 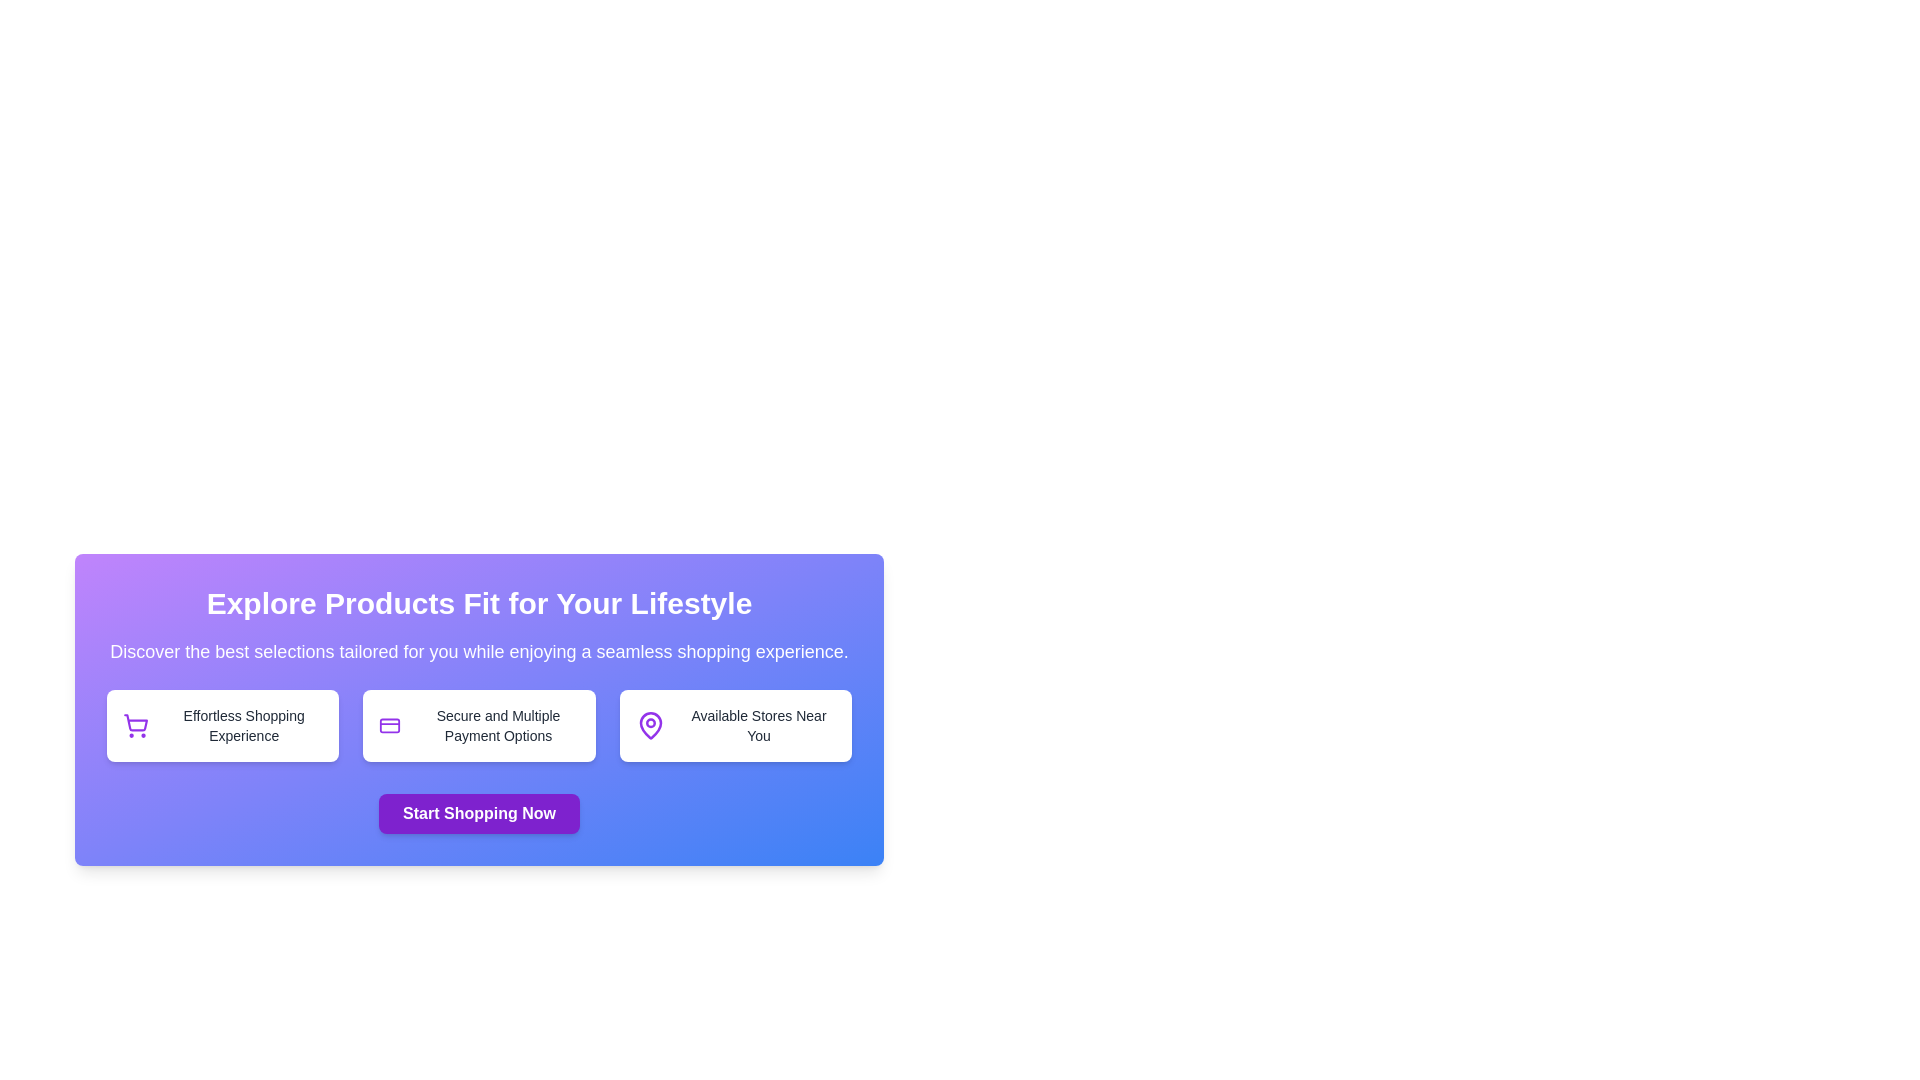 What do you see at coordinates (650, 725) in the screenshot?
I see `the location pin icon, which is a purple outlined SVG shape representing a map's pin, located on the rightmost card in a row of three cards at the bottom of the interface` at bounding box center [650, 725].